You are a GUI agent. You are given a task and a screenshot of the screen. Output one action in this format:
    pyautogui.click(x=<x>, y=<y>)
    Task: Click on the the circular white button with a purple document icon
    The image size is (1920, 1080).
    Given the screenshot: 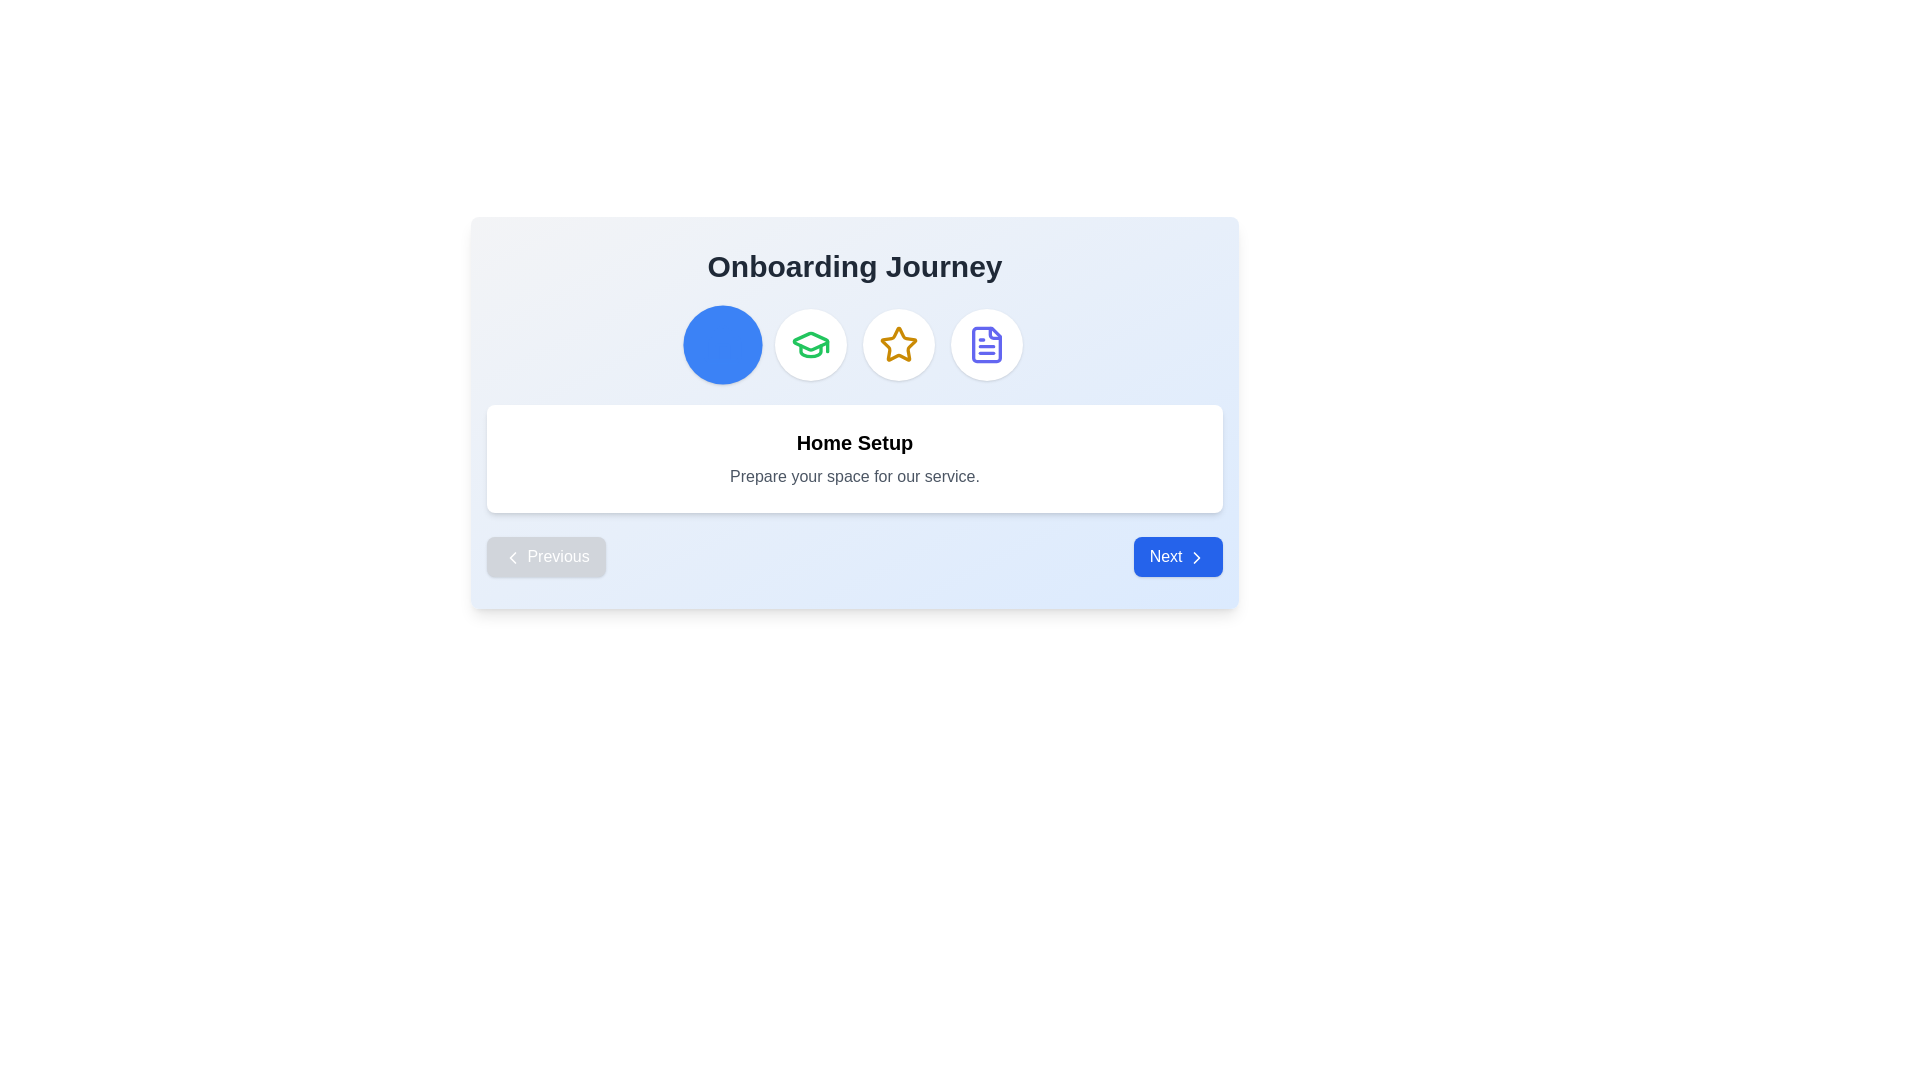 What is the action you would take?
    pyautogui.click(x=987, y=343)
    